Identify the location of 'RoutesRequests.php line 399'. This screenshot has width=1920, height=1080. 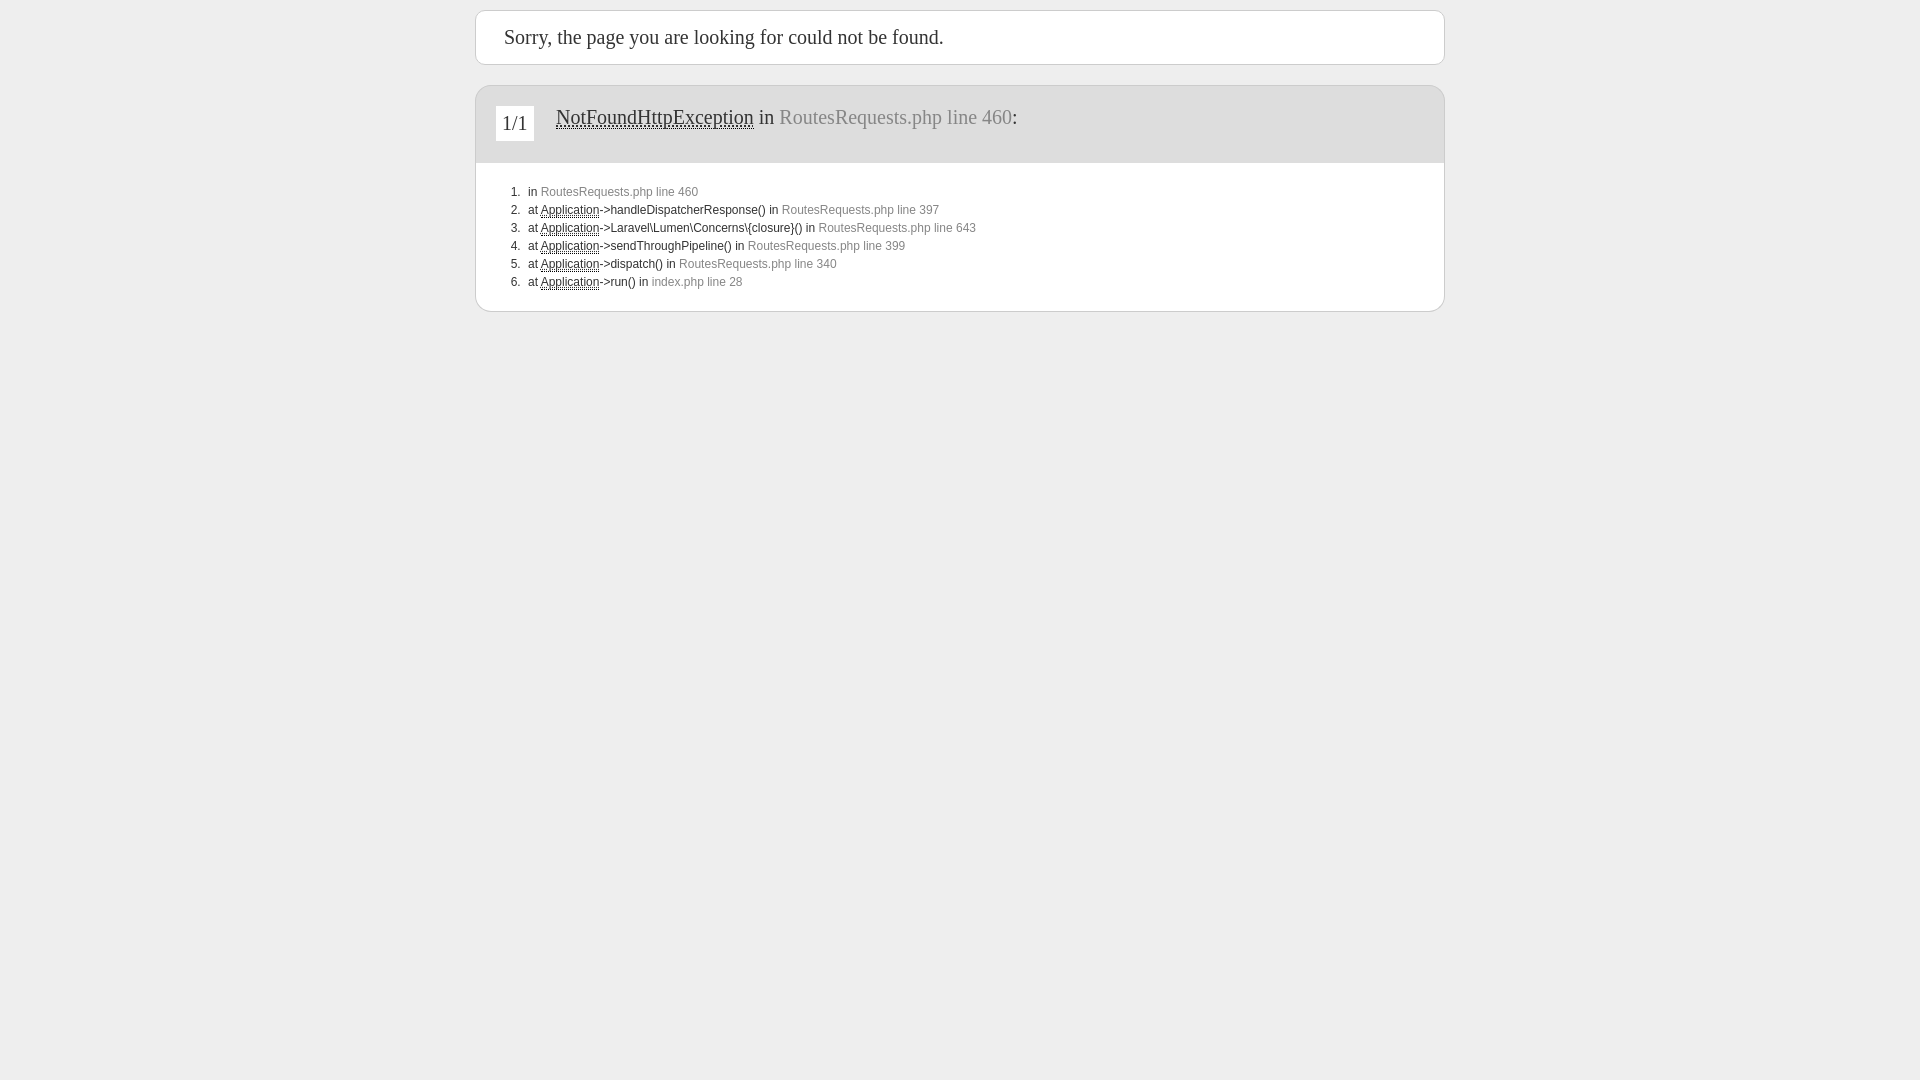
(826, 245).